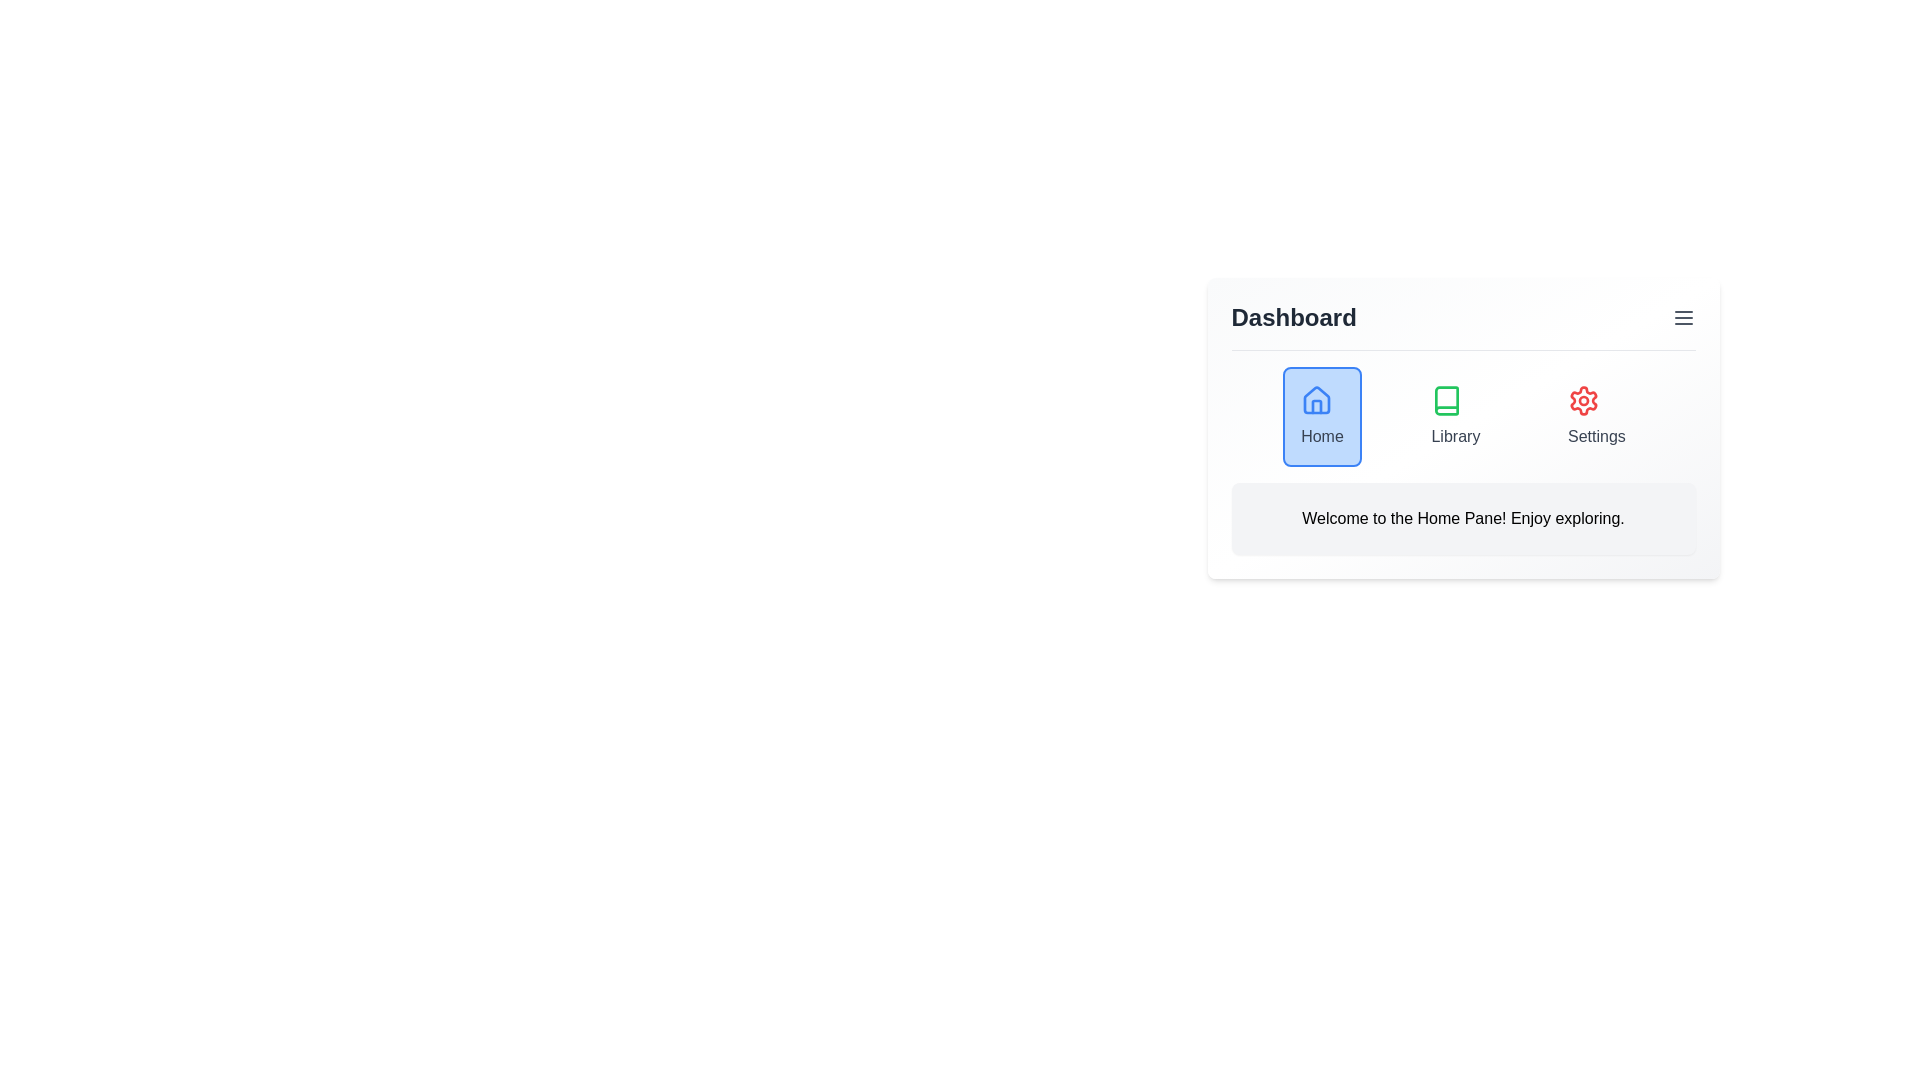 The height and width of the screenshot is (1080, 1920). What do you see at coordinates (1583, 401) in the screenshot?
I see `the cogwheel settings icon located in the navigation bar, which is the rightmost of three icons and adjacent to the 'Library' icon` at bounding box center [1583, 401].